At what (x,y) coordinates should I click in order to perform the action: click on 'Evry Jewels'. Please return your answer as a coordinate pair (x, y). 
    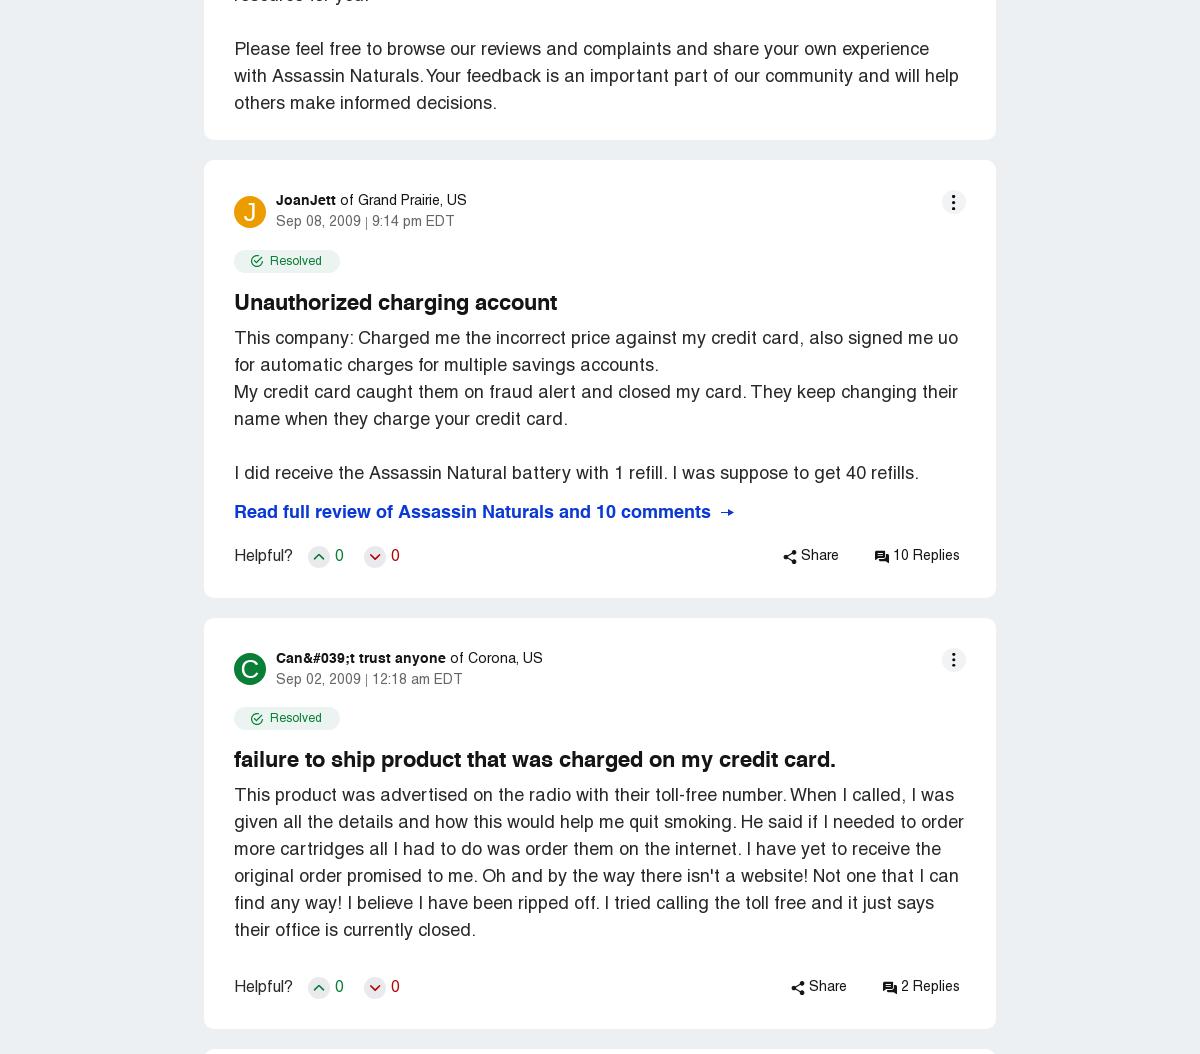
    Looking at the image, I should click on (999, 27).